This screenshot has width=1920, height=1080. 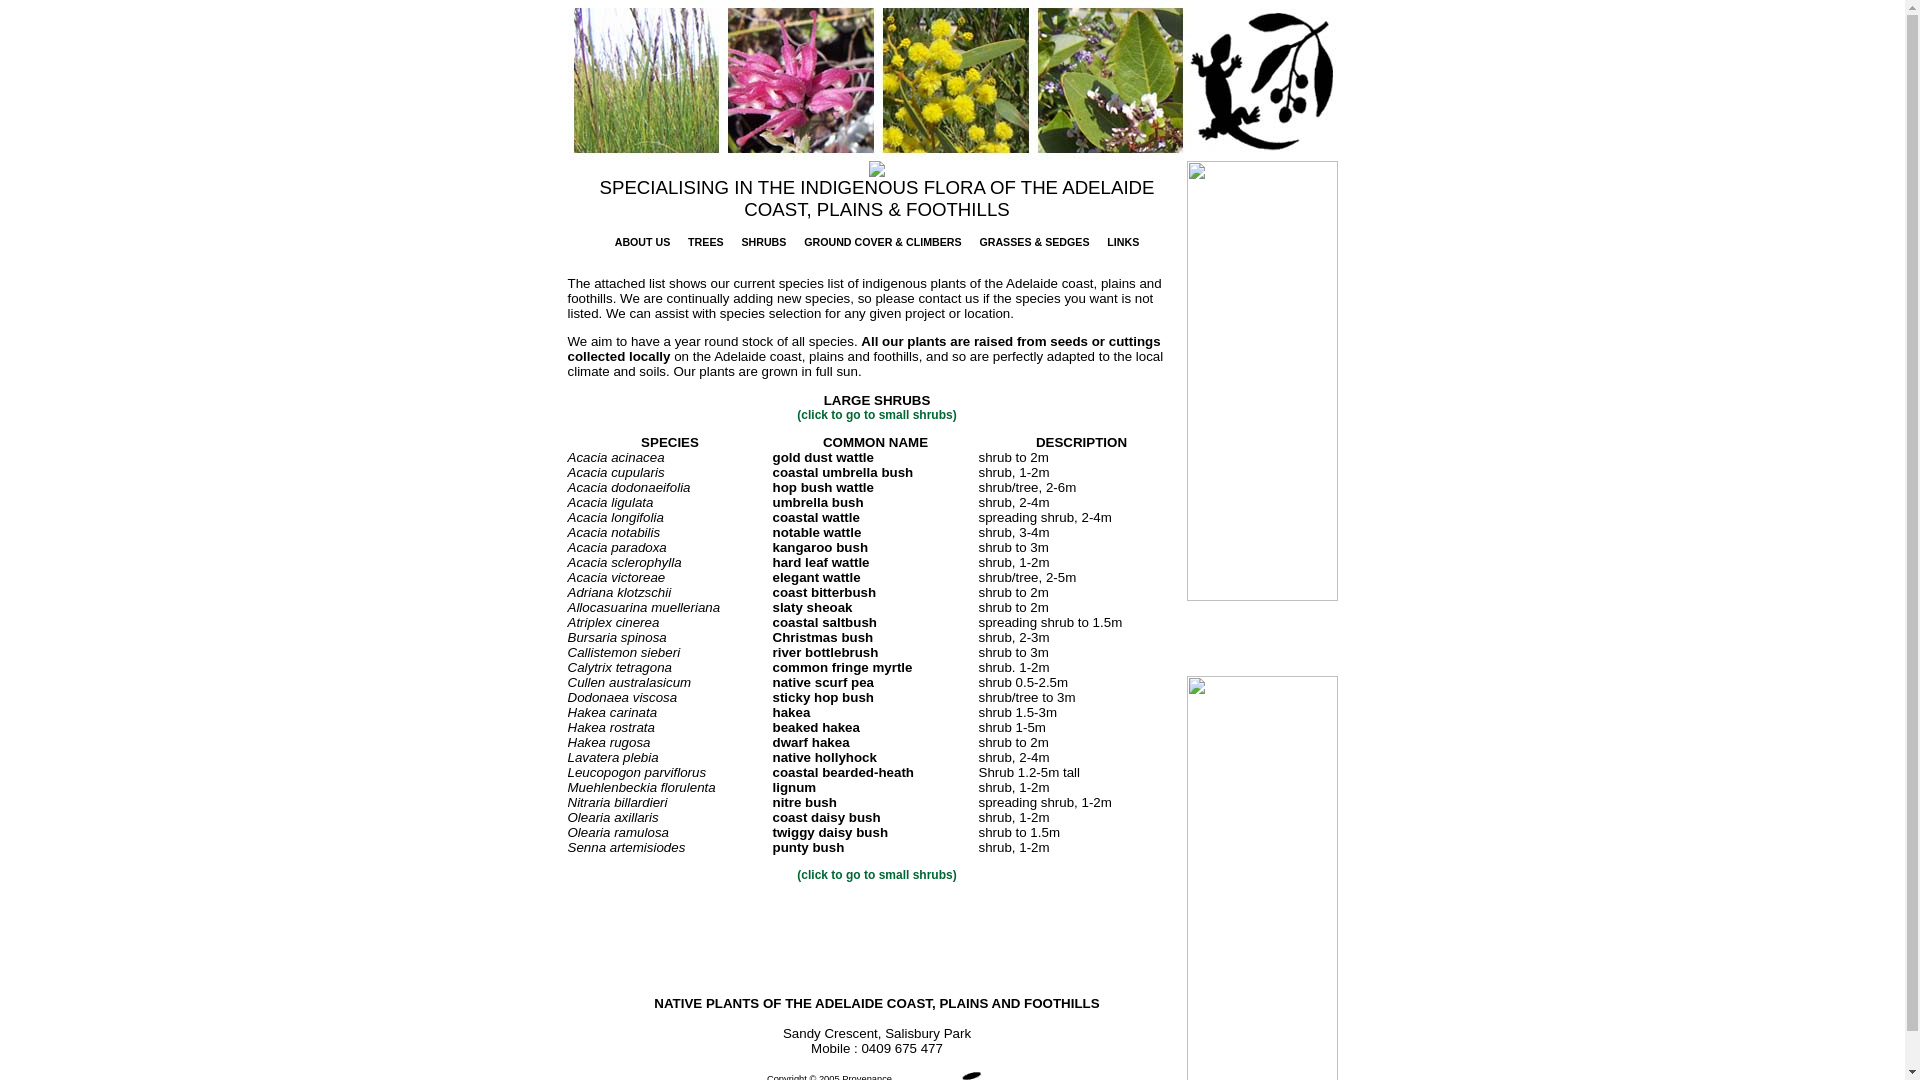 What do you see at coordinates (1123, 241) in the screenshot?
I see `'LINKS'` at bounding box center [1123, 241].